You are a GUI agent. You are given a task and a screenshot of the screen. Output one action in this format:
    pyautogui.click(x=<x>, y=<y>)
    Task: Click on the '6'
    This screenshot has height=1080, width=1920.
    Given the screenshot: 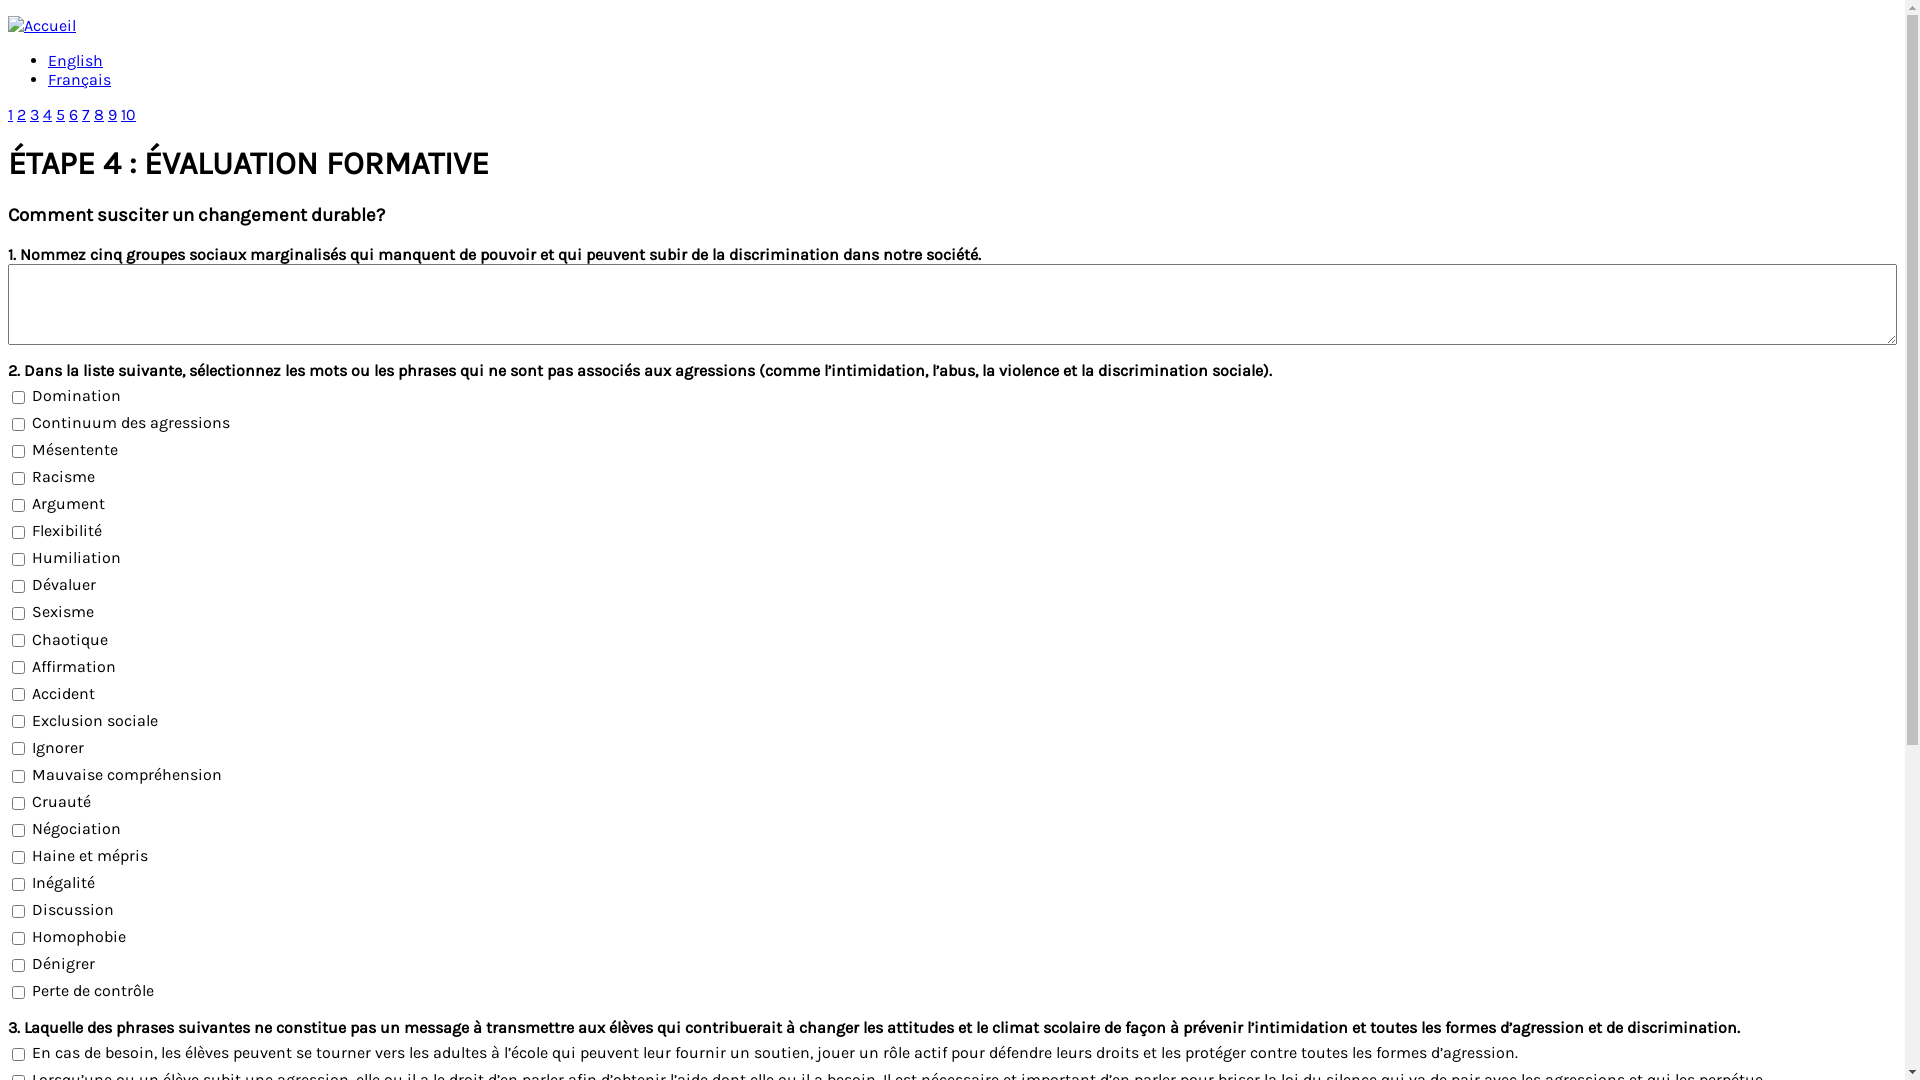 What is the action you would take?
    pyautogui.click(x=68, y=114)
    